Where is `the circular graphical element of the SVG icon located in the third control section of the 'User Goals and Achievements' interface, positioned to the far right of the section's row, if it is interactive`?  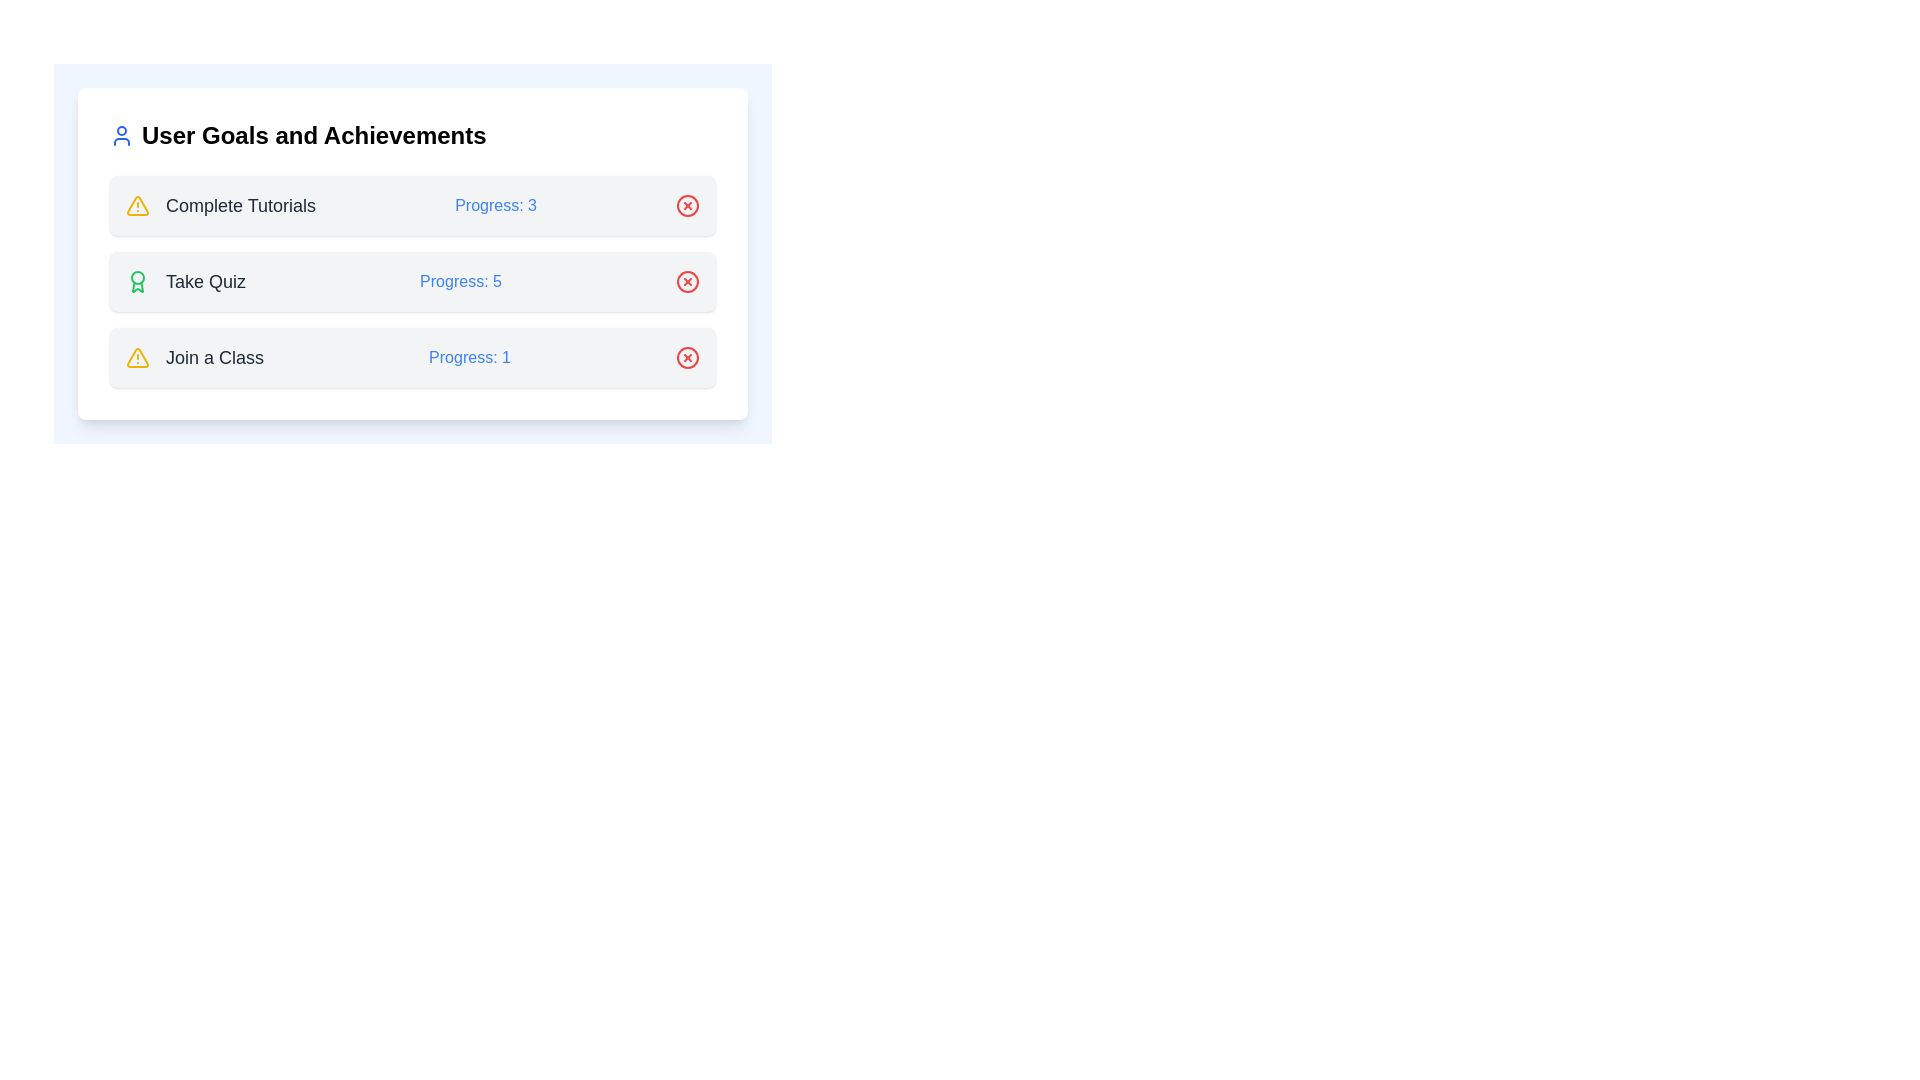
the circular graphical element of the SVG icon located in the third control section of the 'User Goals and Achievements' interface, positioned to the far right of the section's row, if it is interactive is located at coordinates (687, 281).